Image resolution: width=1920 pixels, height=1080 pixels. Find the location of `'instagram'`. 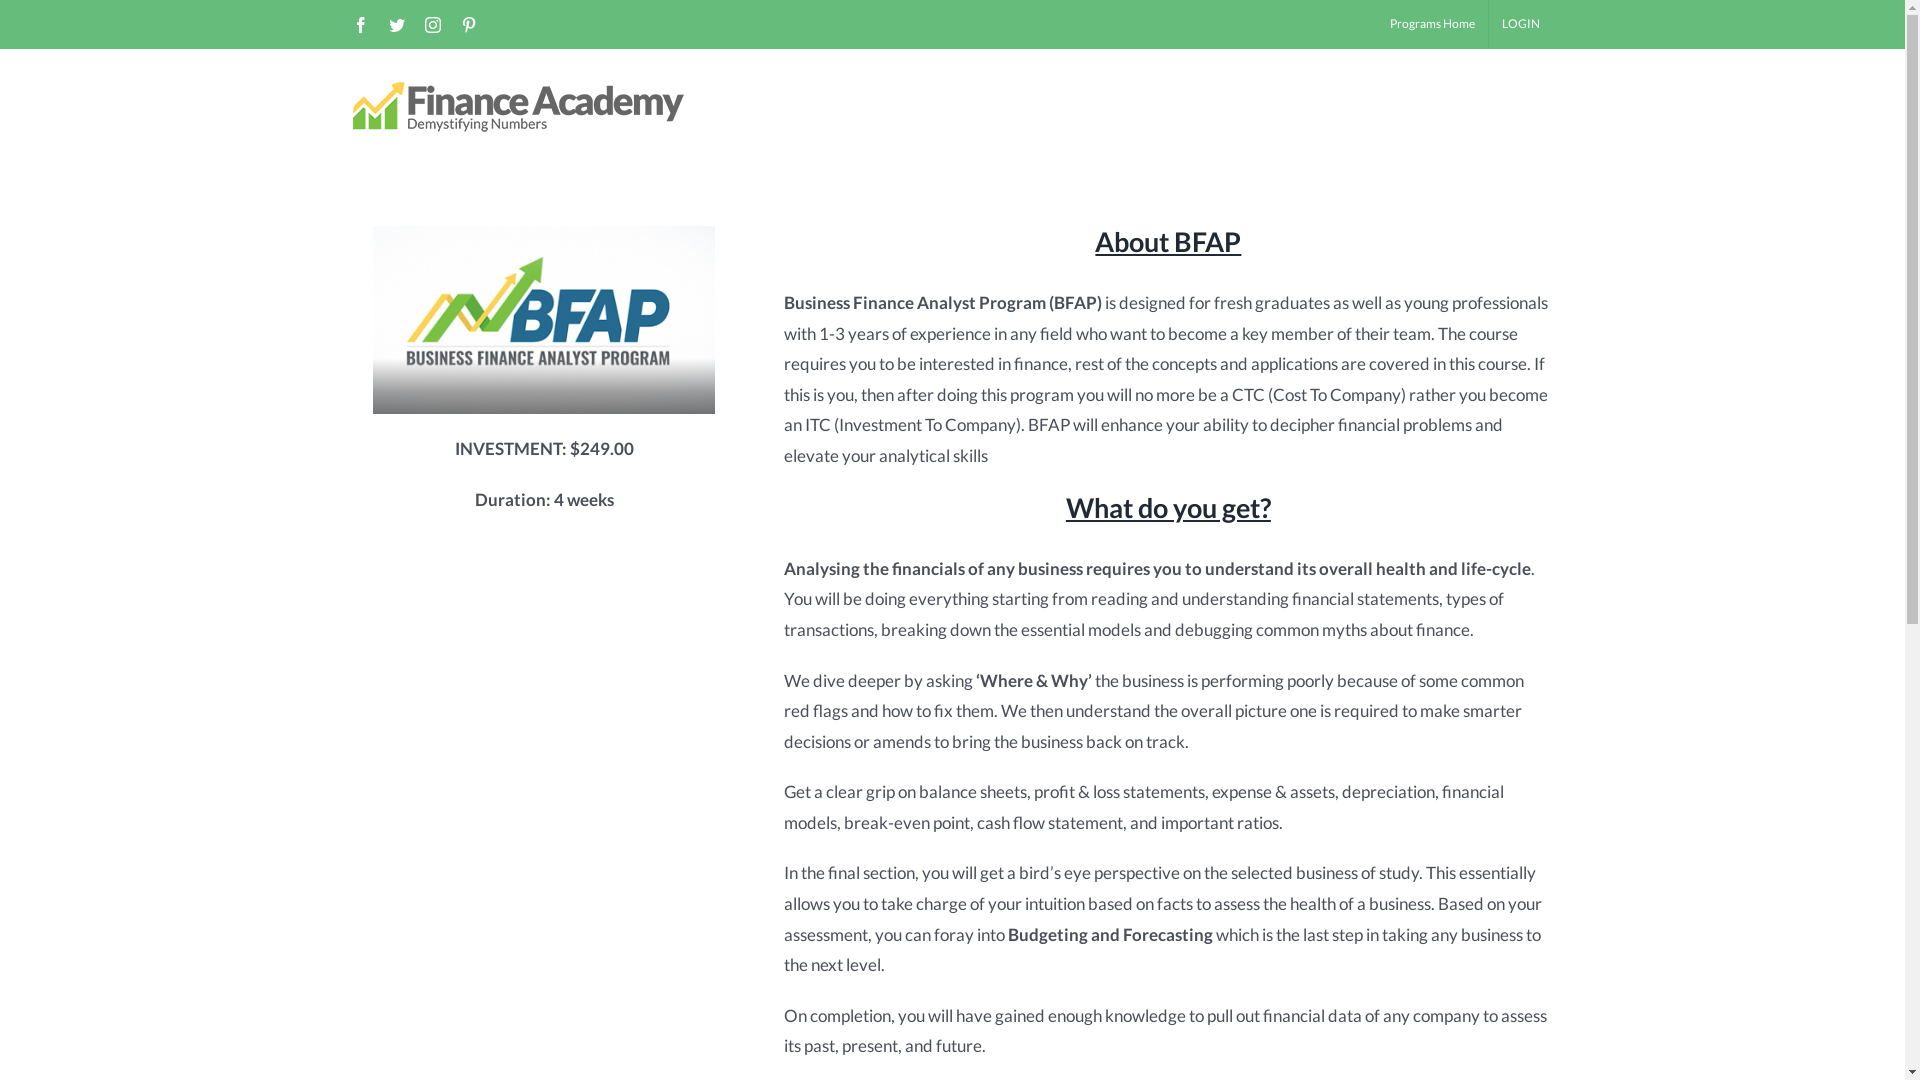

'instagram' is located at coordinates (431, 23).